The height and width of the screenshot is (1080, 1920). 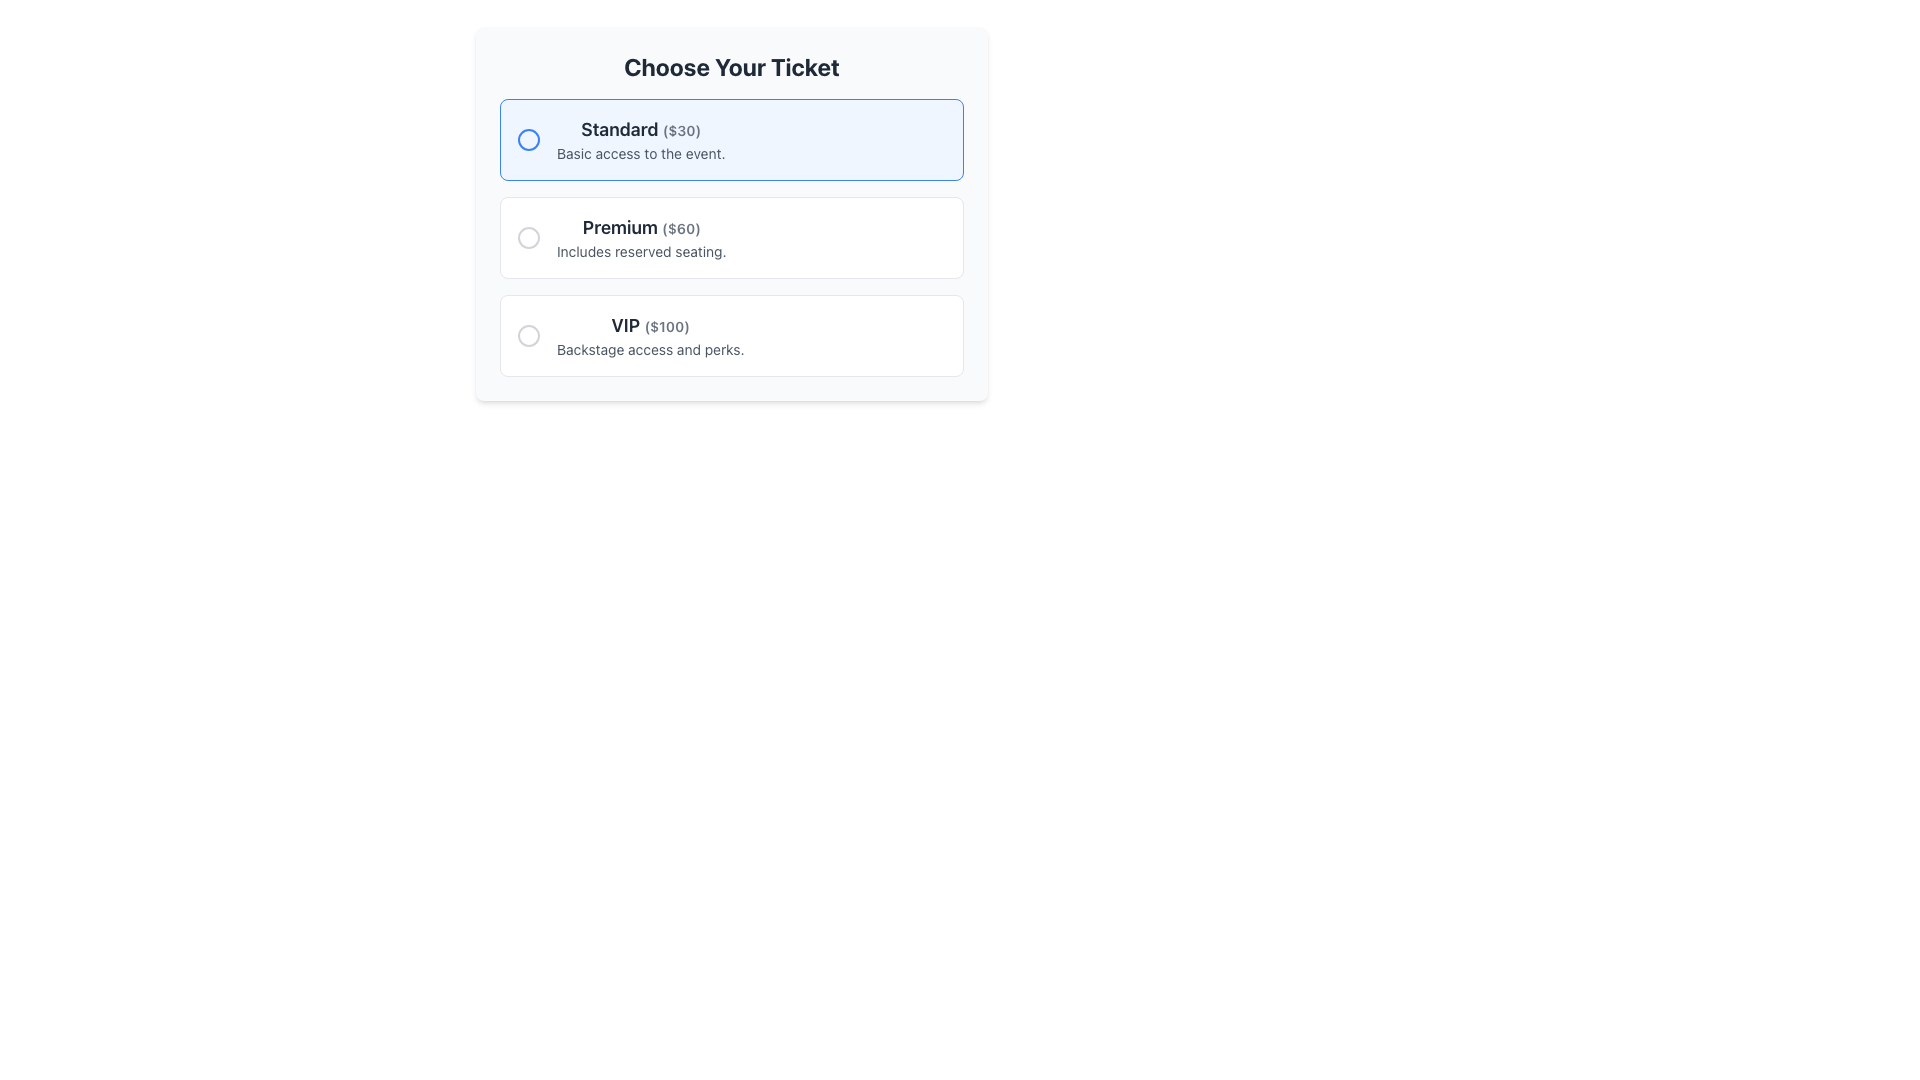 I want to click on the selectable card option for purchasing a VIP ticket located at the bottom of the ticket options in the 'Choose Your Ticket' section, so click(x=730, y=334).